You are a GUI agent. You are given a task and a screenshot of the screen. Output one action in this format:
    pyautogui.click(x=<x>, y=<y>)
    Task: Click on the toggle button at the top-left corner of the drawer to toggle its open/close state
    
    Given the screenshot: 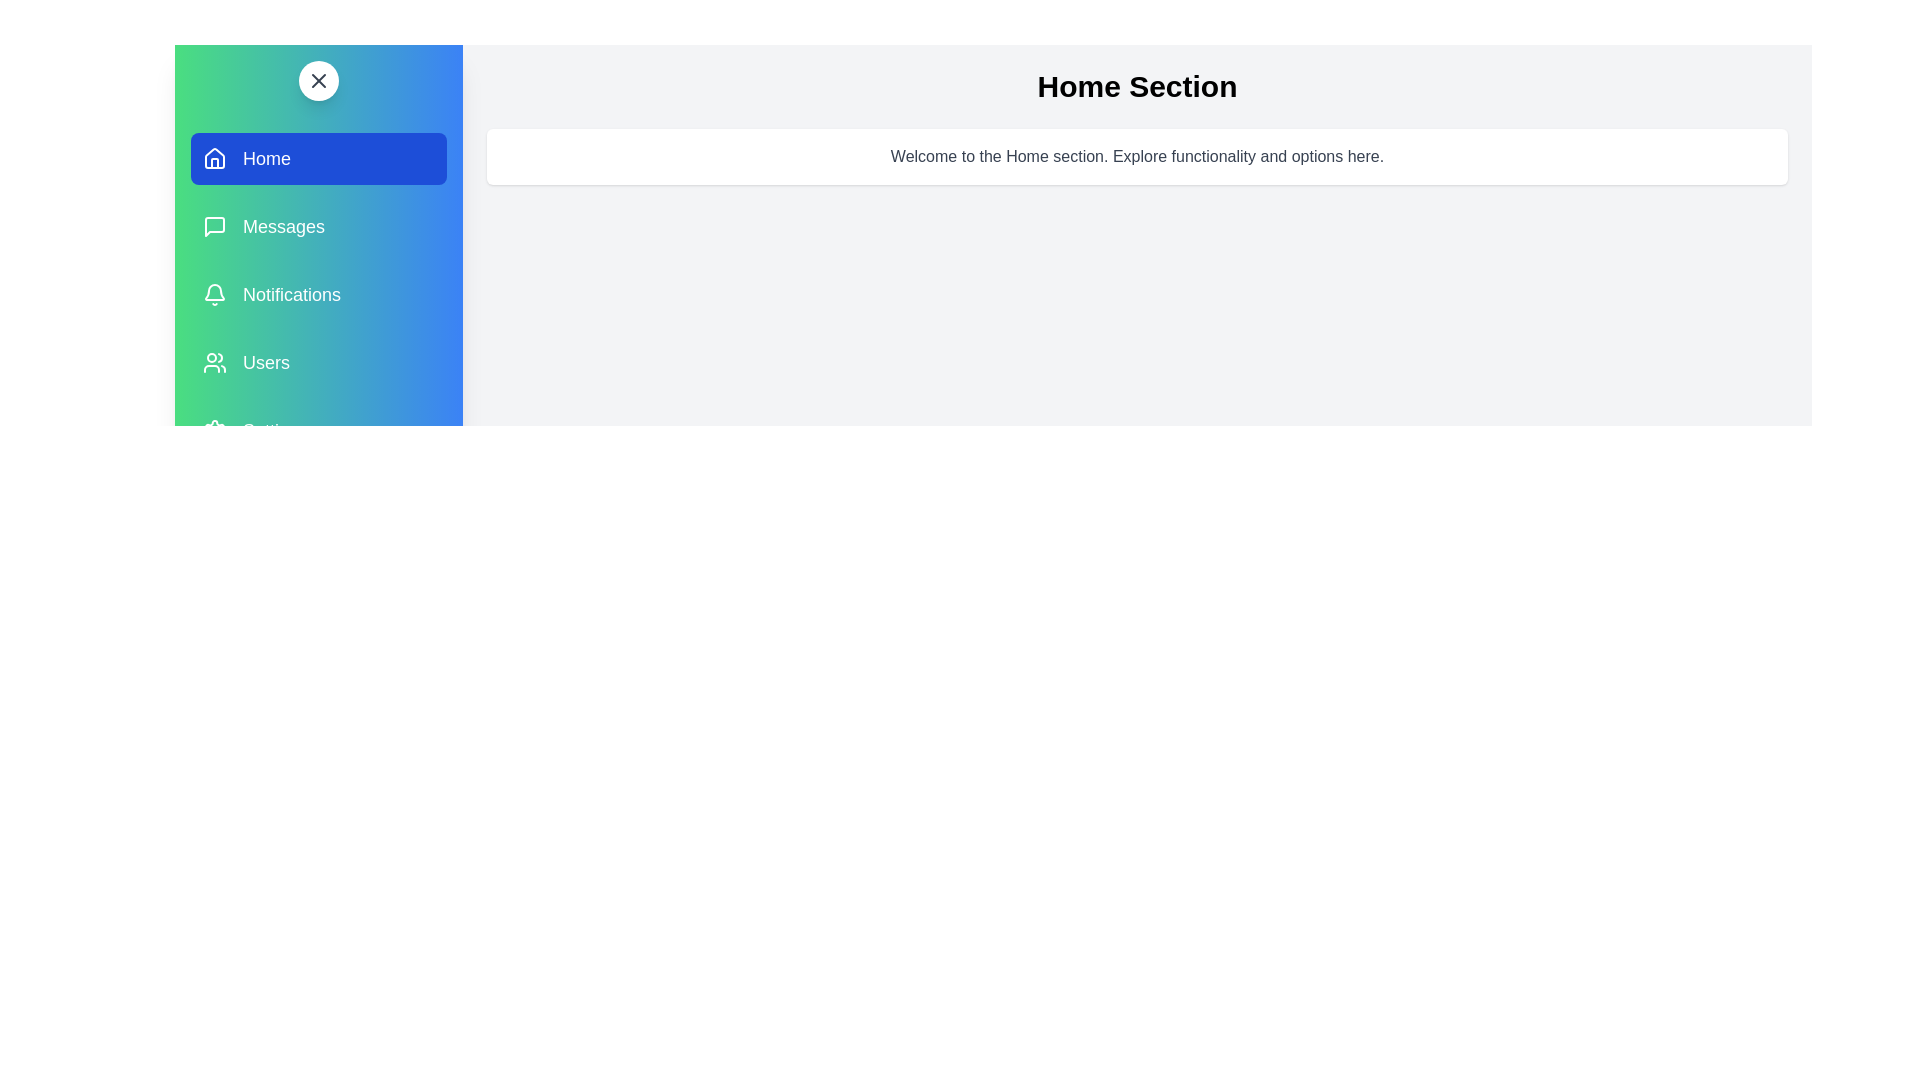 What is the action you would take?
    pyautogui.click(x=317, y=80)
    